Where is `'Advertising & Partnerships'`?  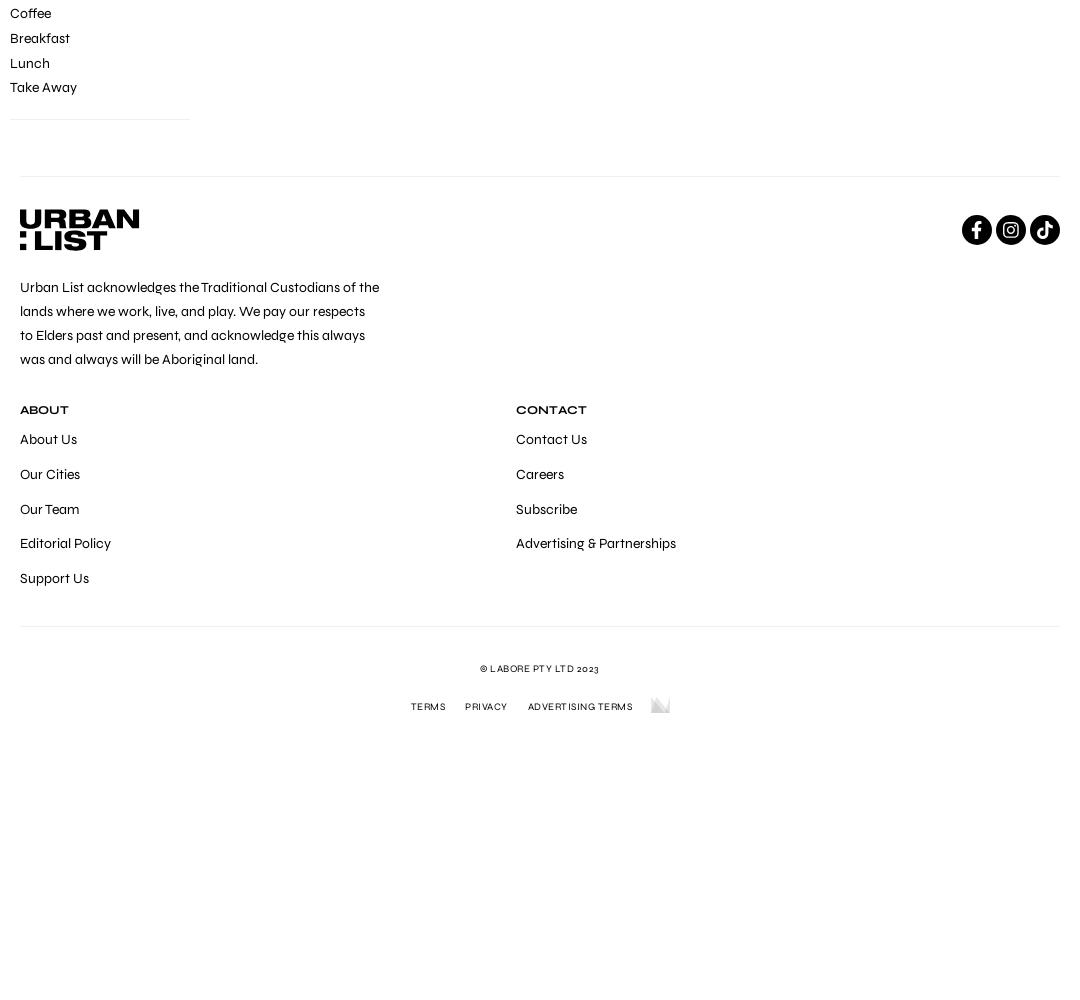
'Advertising & Partnerships' is located at coordinates (593, 543).